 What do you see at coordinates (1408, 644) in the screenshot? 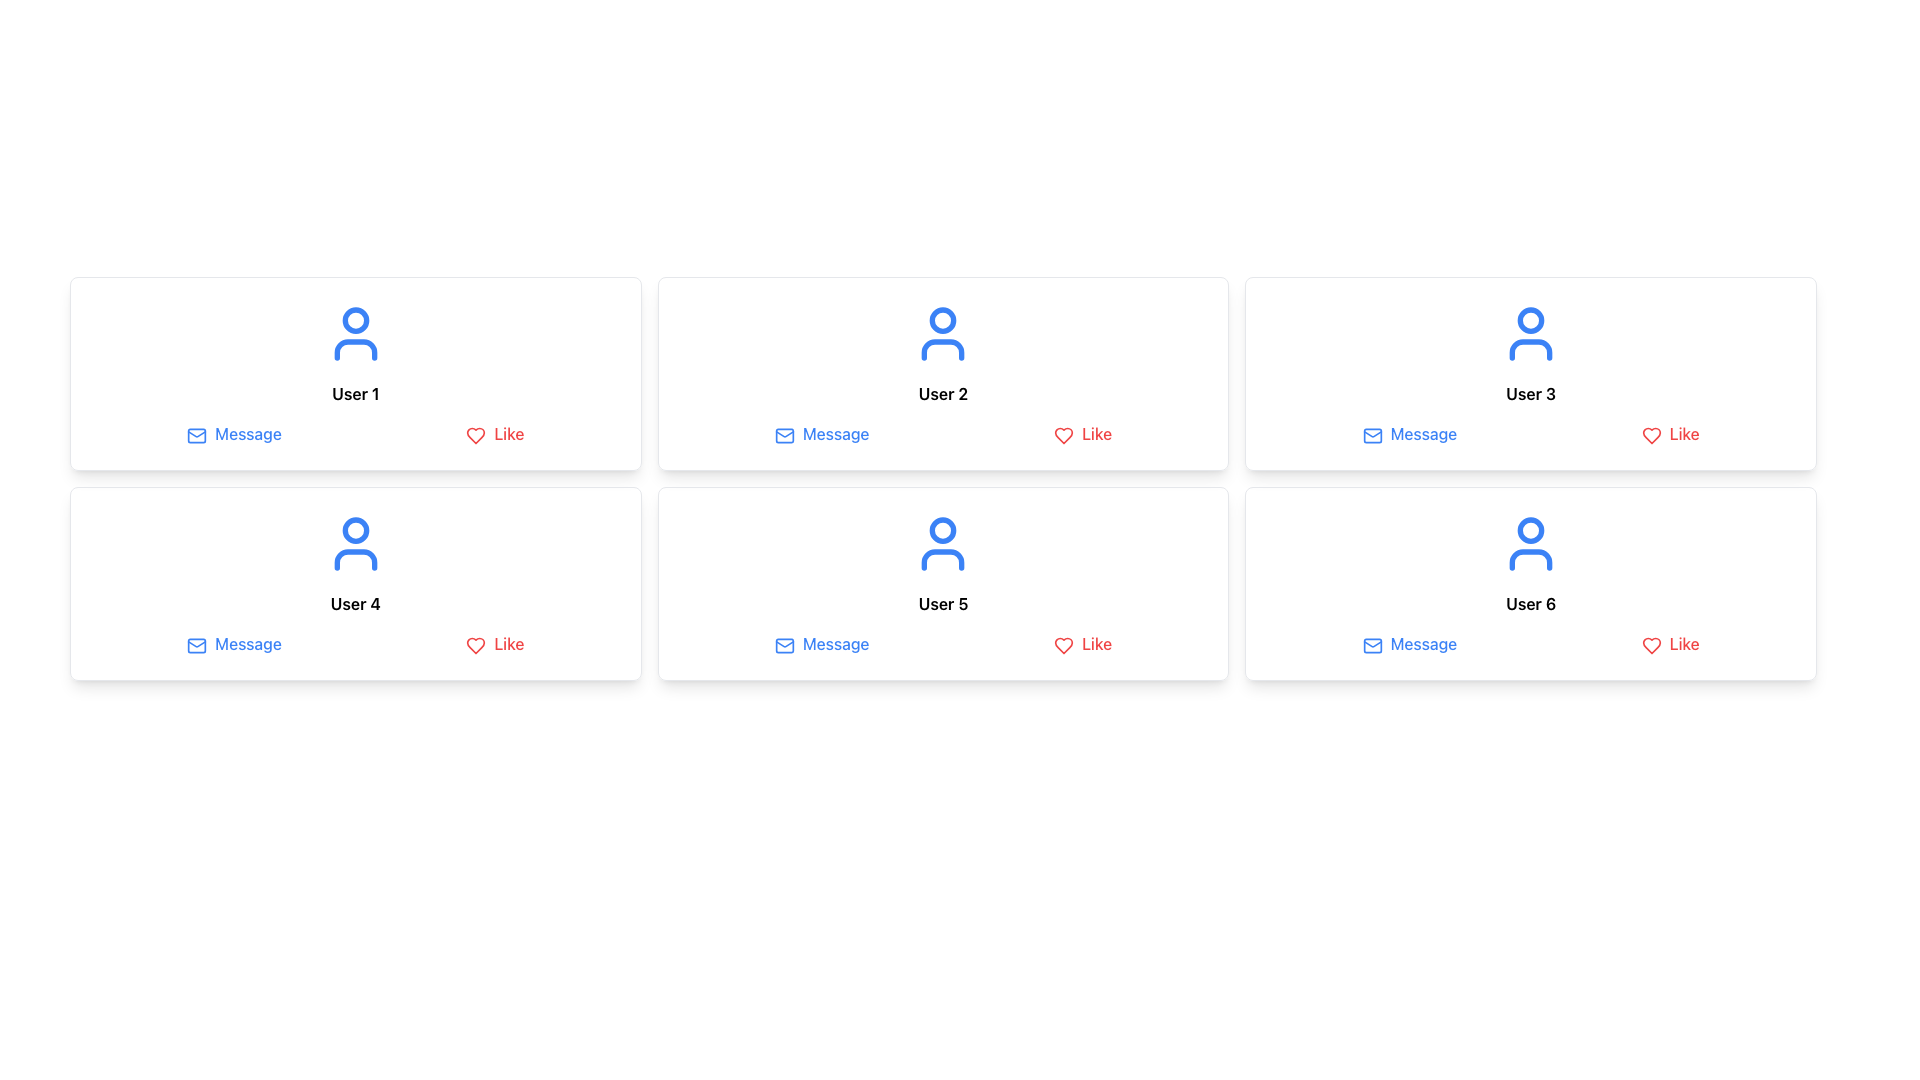
I see `the hyperlink or button with both an icon and text for 'User 6'` at bounding box center [1408, 644].